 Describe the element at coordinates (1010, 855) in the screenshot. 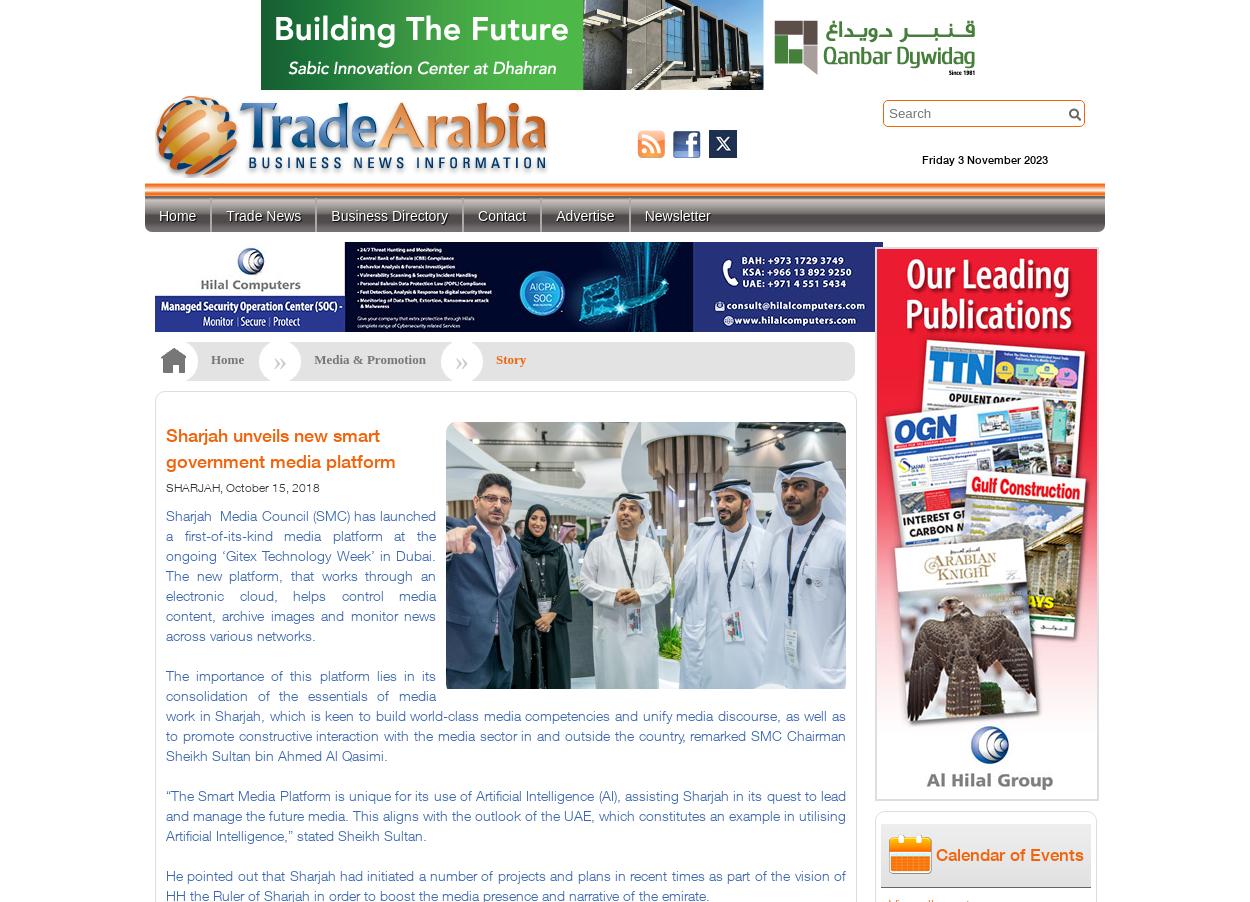

I see `'Calendar of Events'` at that location.